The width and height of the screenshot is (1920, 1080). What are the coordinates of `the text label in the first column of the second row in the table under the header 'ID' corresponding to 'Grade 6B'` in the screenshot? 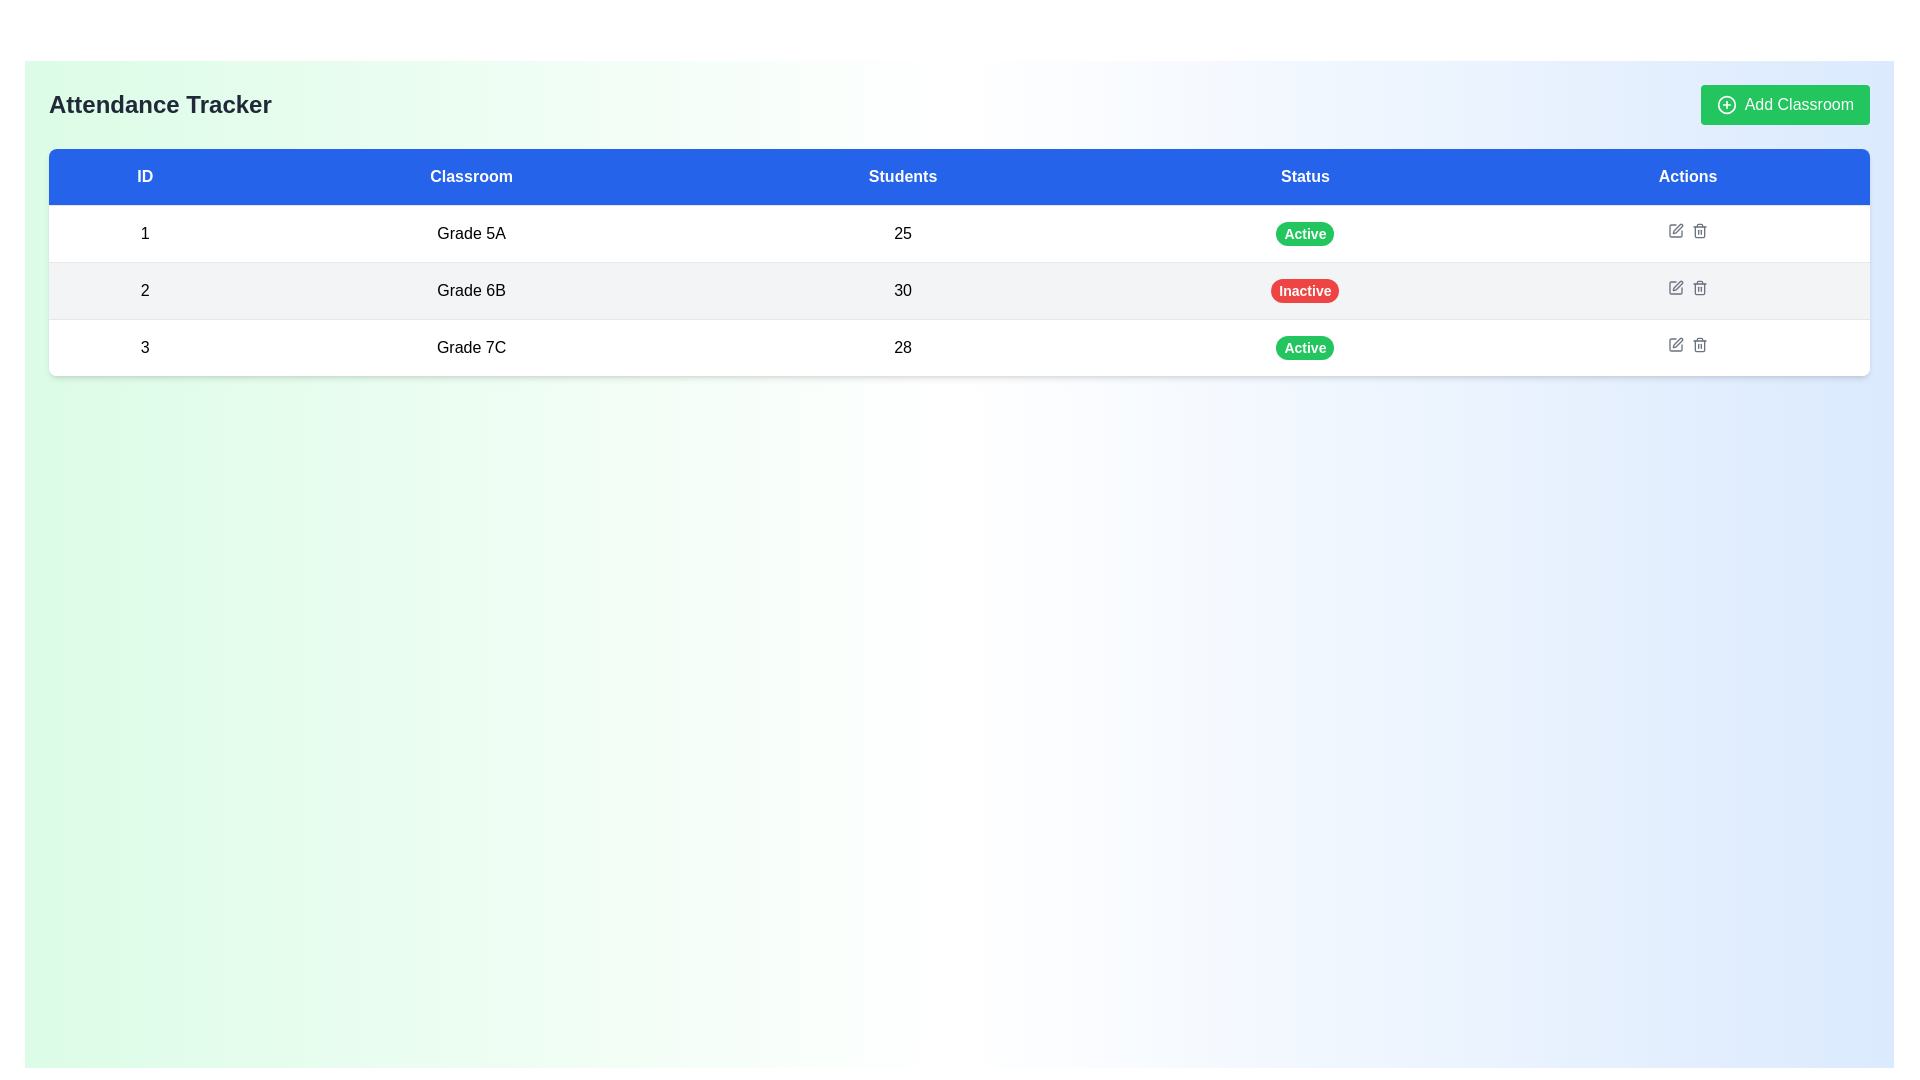 It's located at (144, 290).